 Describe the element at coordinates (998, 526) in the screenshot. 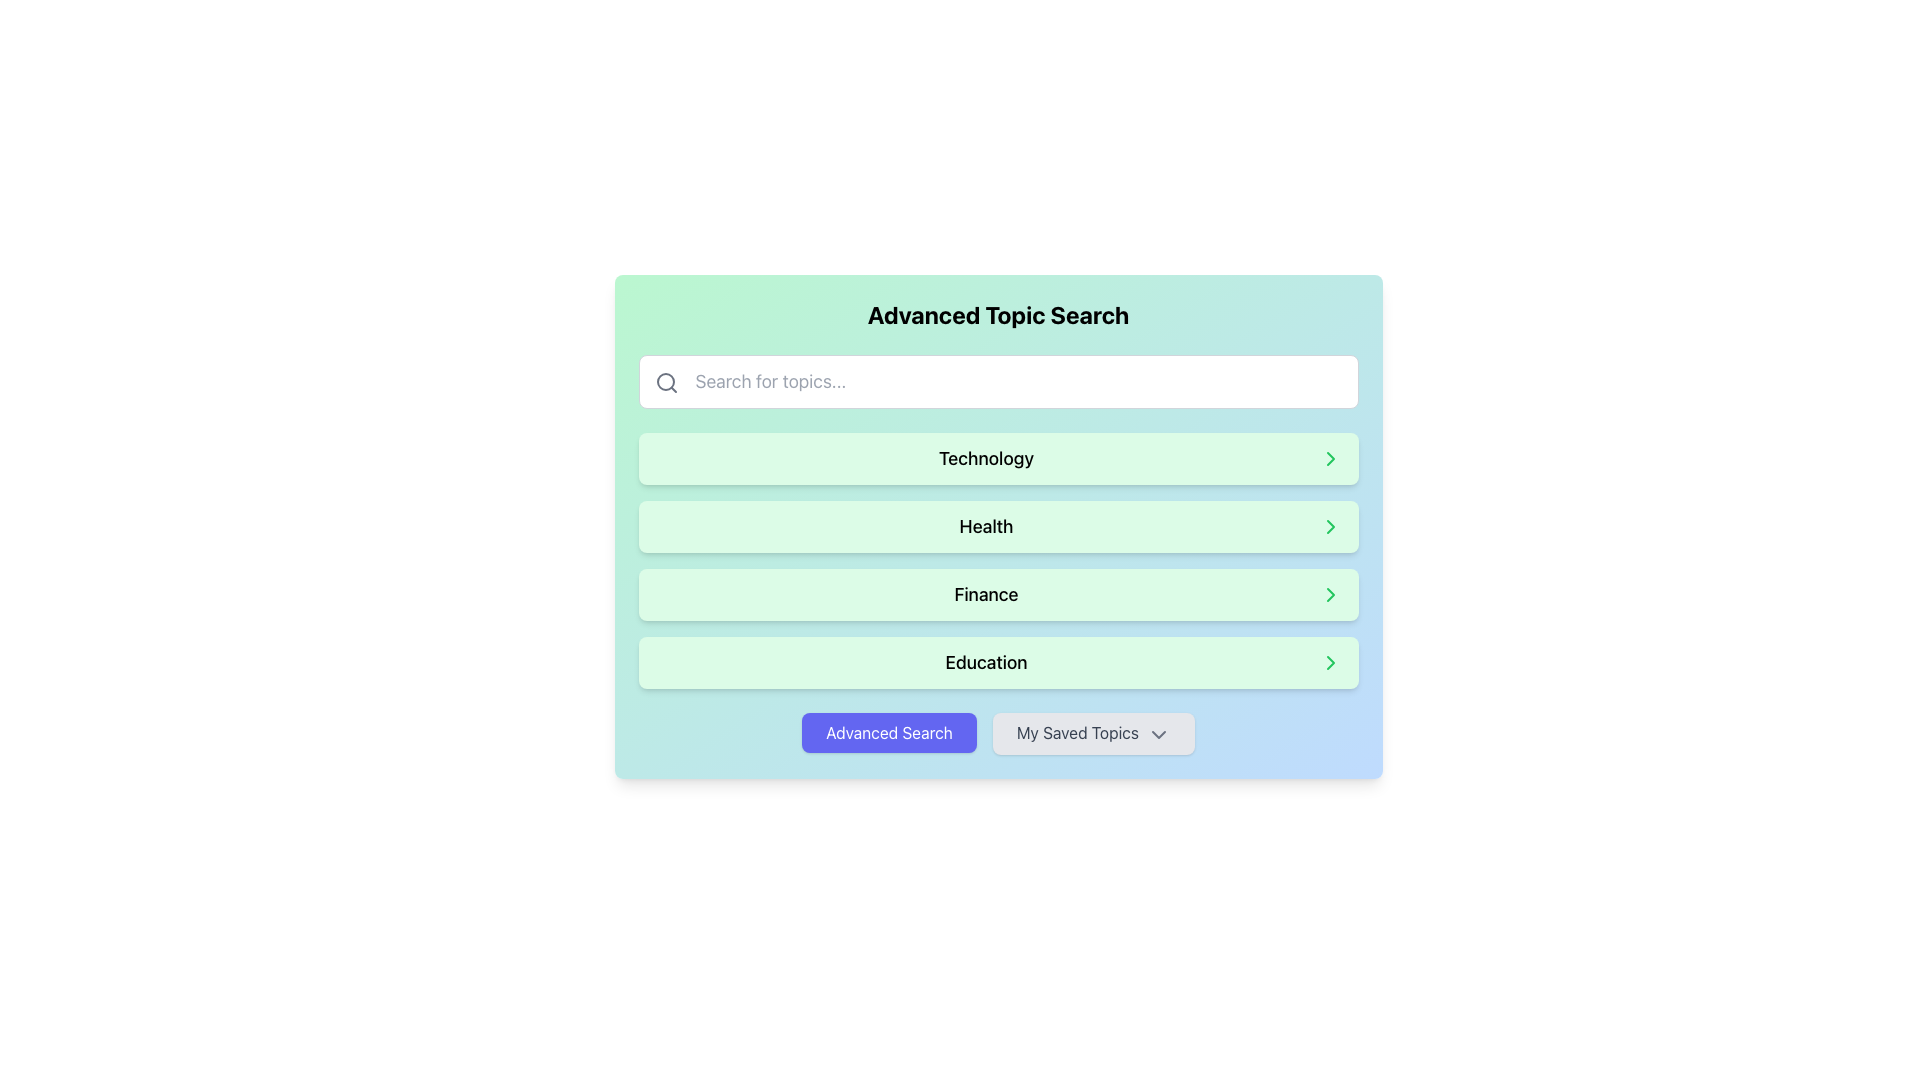

I see `the 'Health' button, which is a light green rectangular button with rounded corners, labeled 'Health' in bold font, positioned below the 'Technology' button and above the 'Finance' button` at that location.